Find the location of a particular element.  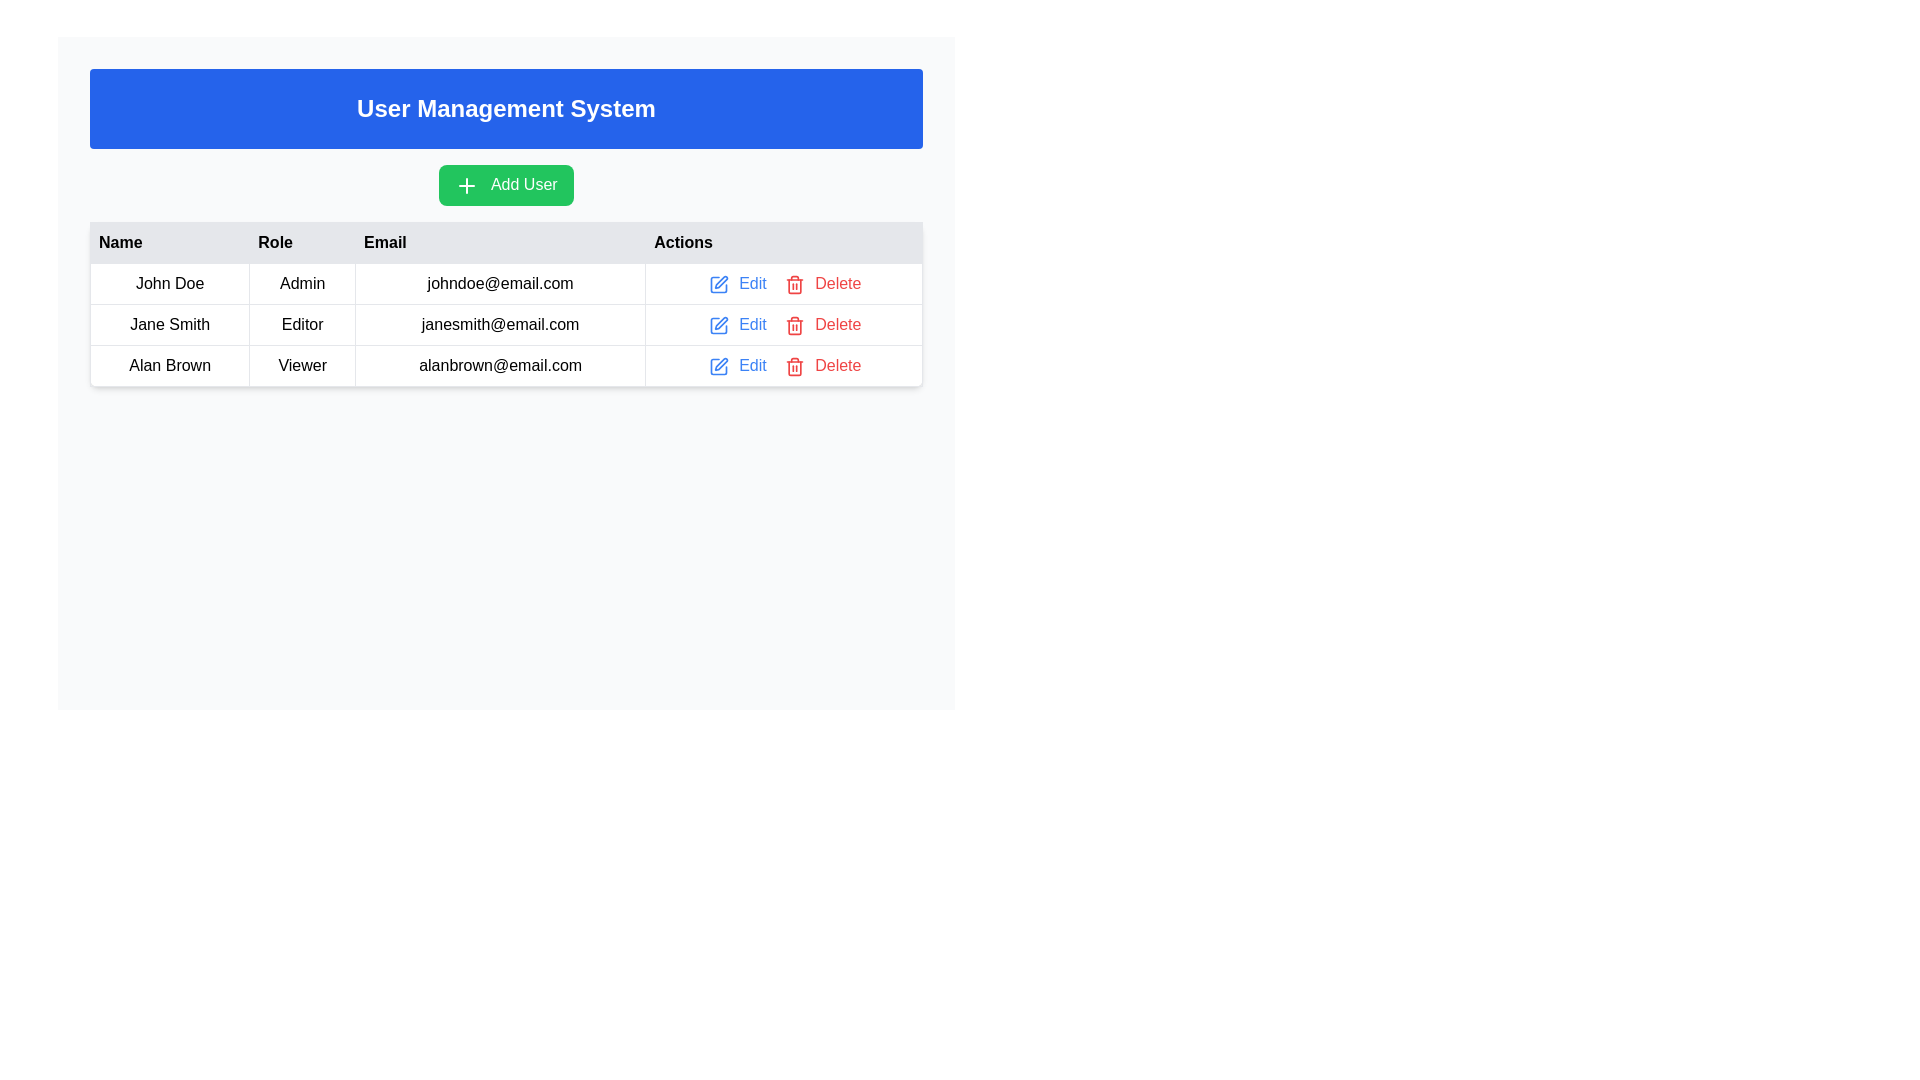

the bold, enlarged text label reading 'User Management System' that is centered at the top of the interface with a blue background is located at coordinates (506, 108).